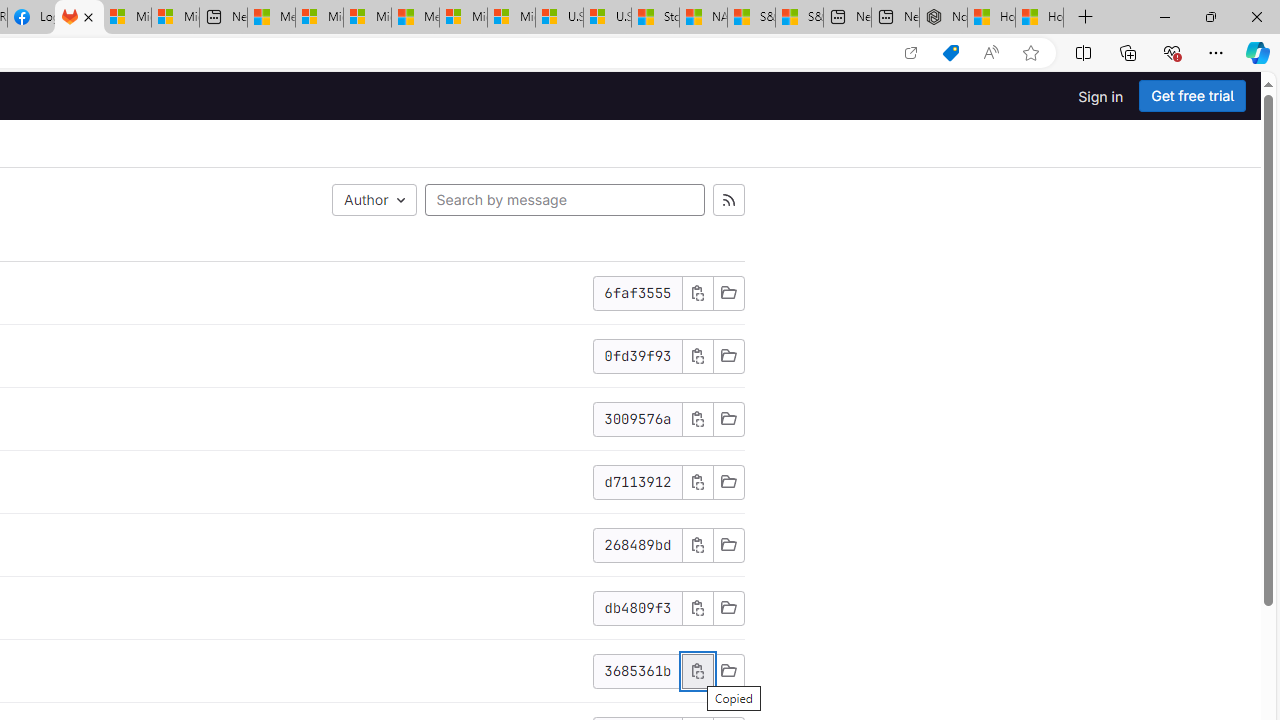  I want to click on 'S&P 500, Nasdaq end lower, weighed by Nvidia dip | Watch', so click(798, 17).